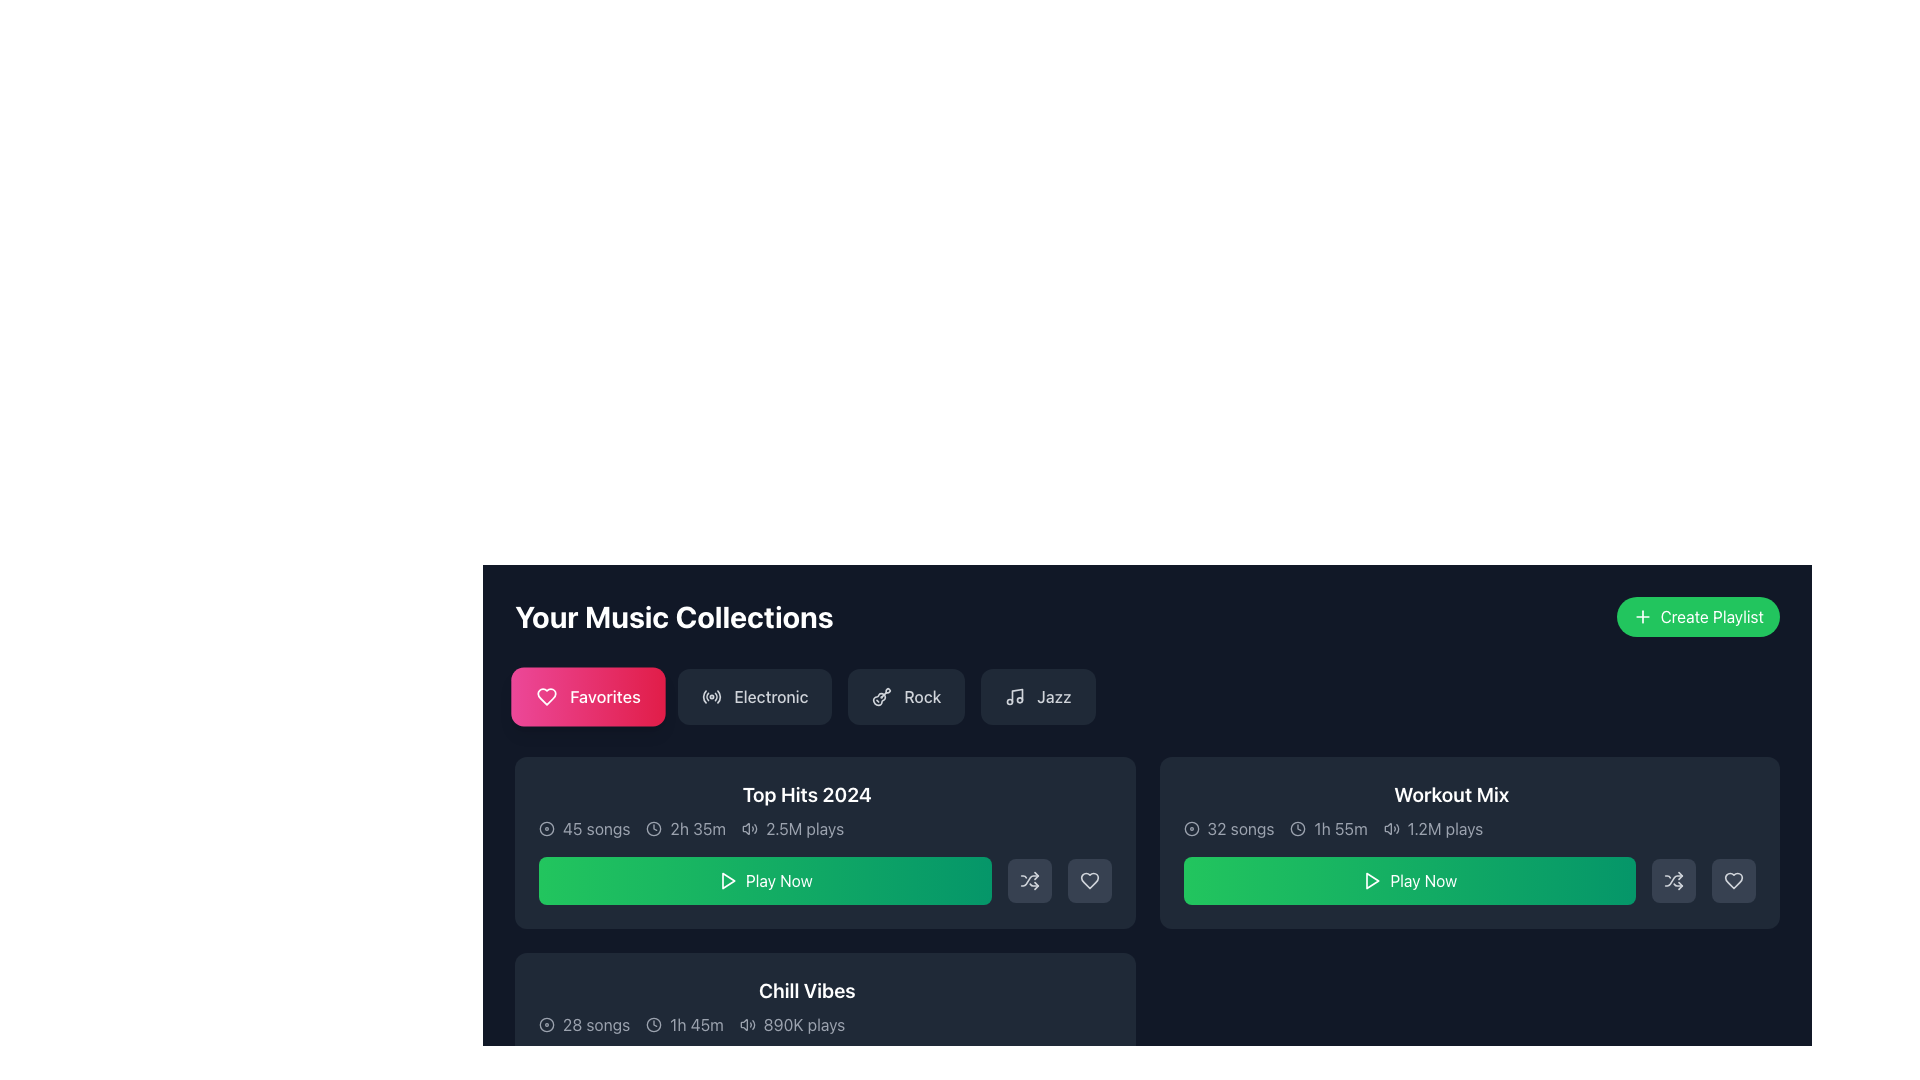  I want to click on text displayed on the label that indicates the number of times the 'Workout Mix' playlist has been played, located towards the right within its card, so click(1445, 829).